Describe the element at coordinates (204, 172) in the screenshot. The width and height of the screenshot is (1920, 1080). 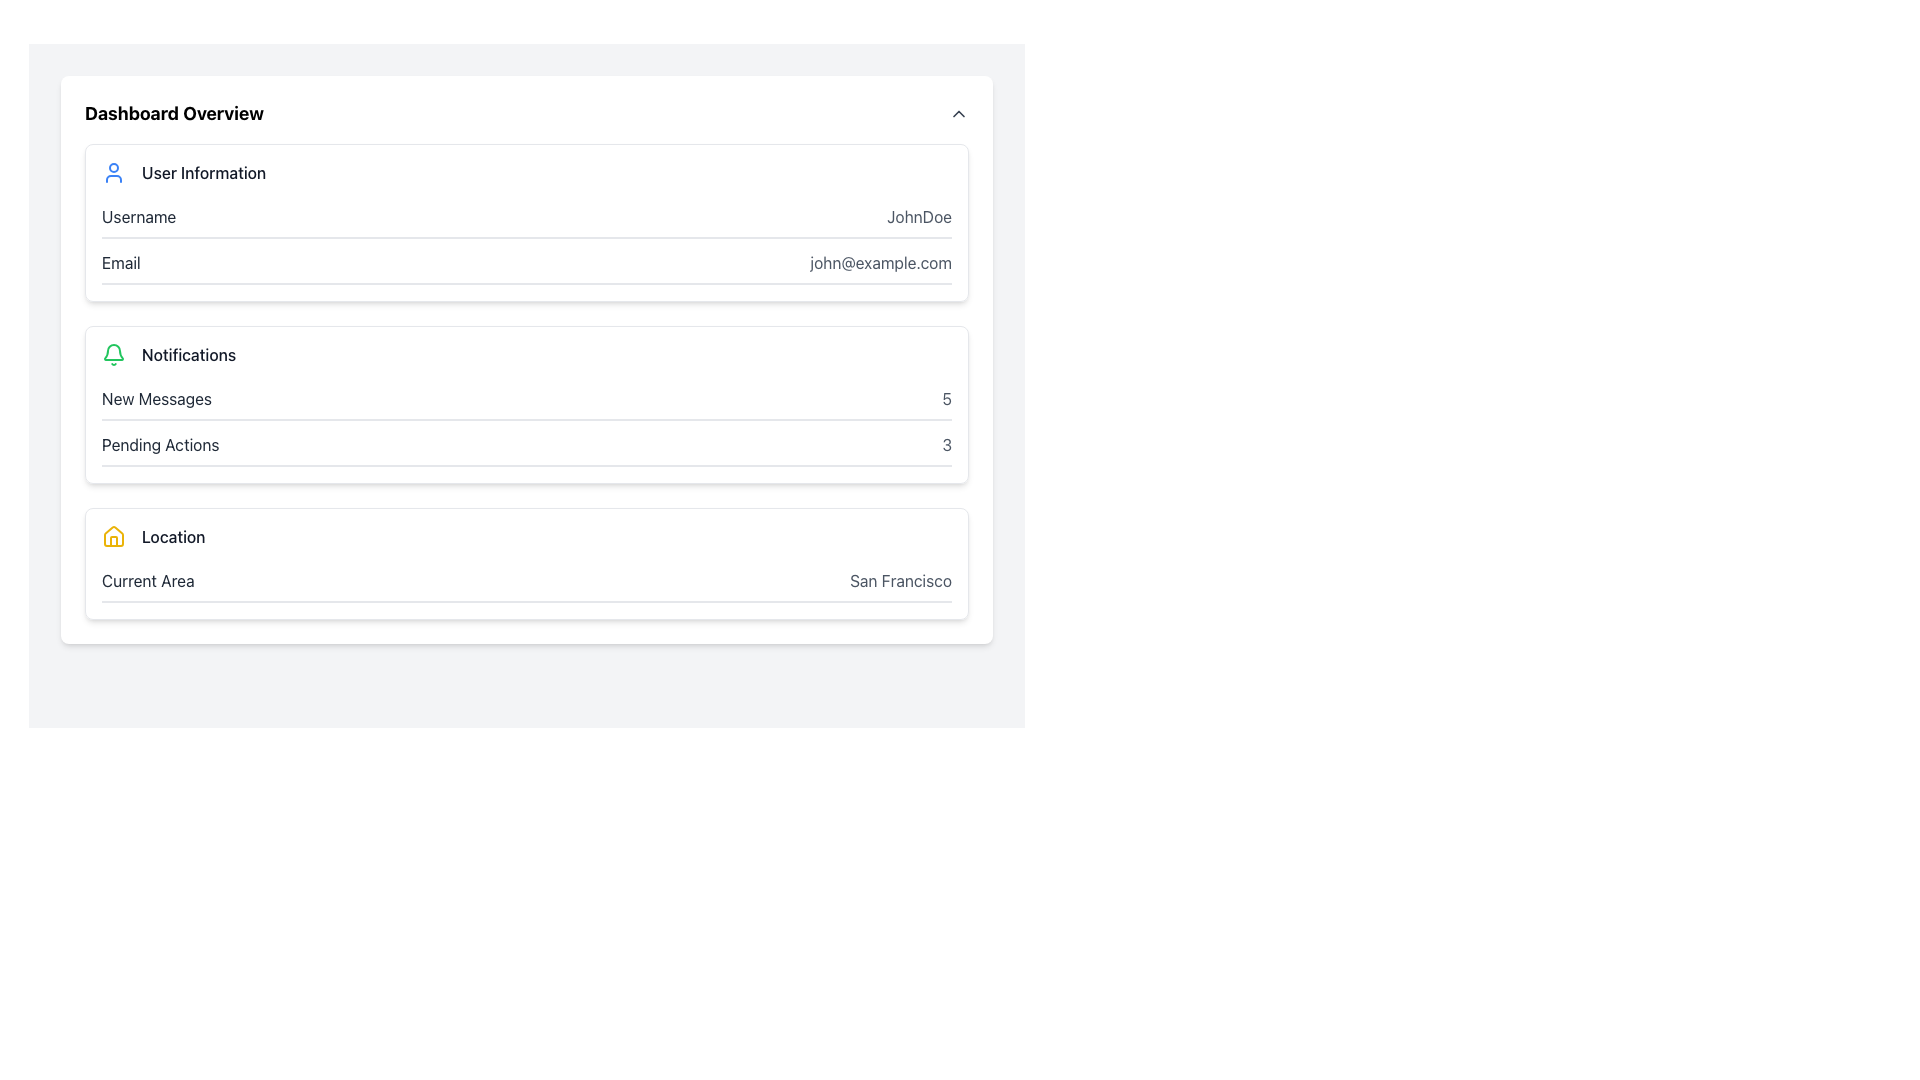
I see `the static text label that serves as a heading for the user details section, positioned to the right of the user icon in the Dashboard Overview interface` at that location.